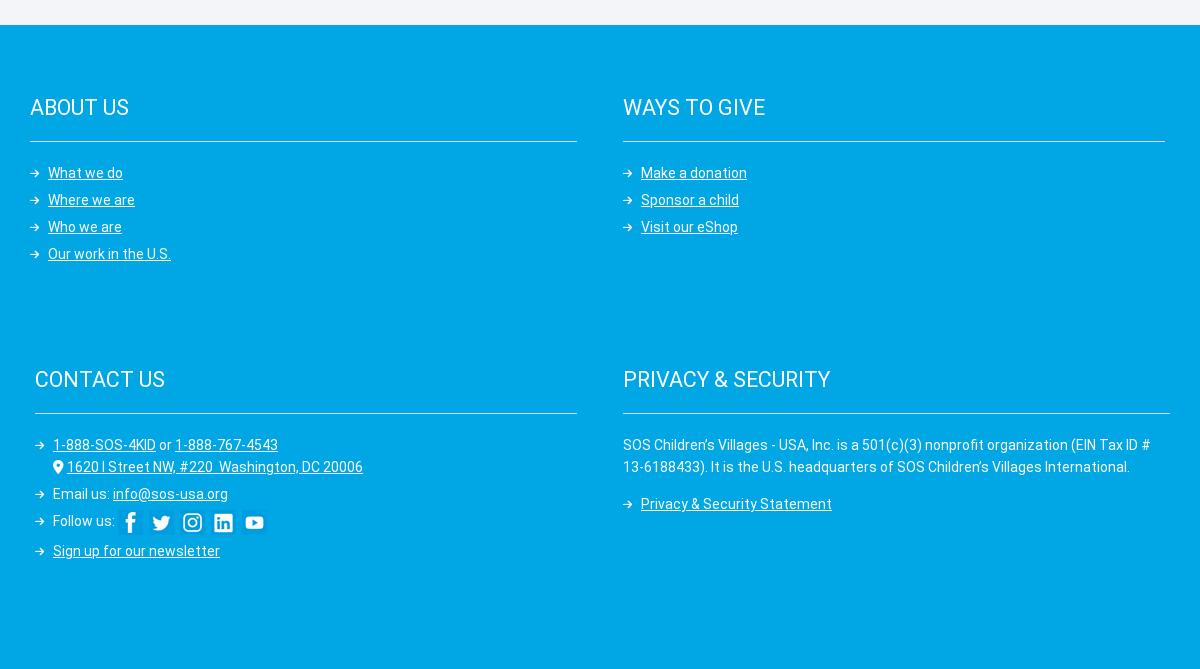 Image resolution: width=1200 pixels, height=669 pixels. What do you see at coordinates (693, 170) in the screenshot?
I see `'Make a donation'` at bounding box center [693, 170].